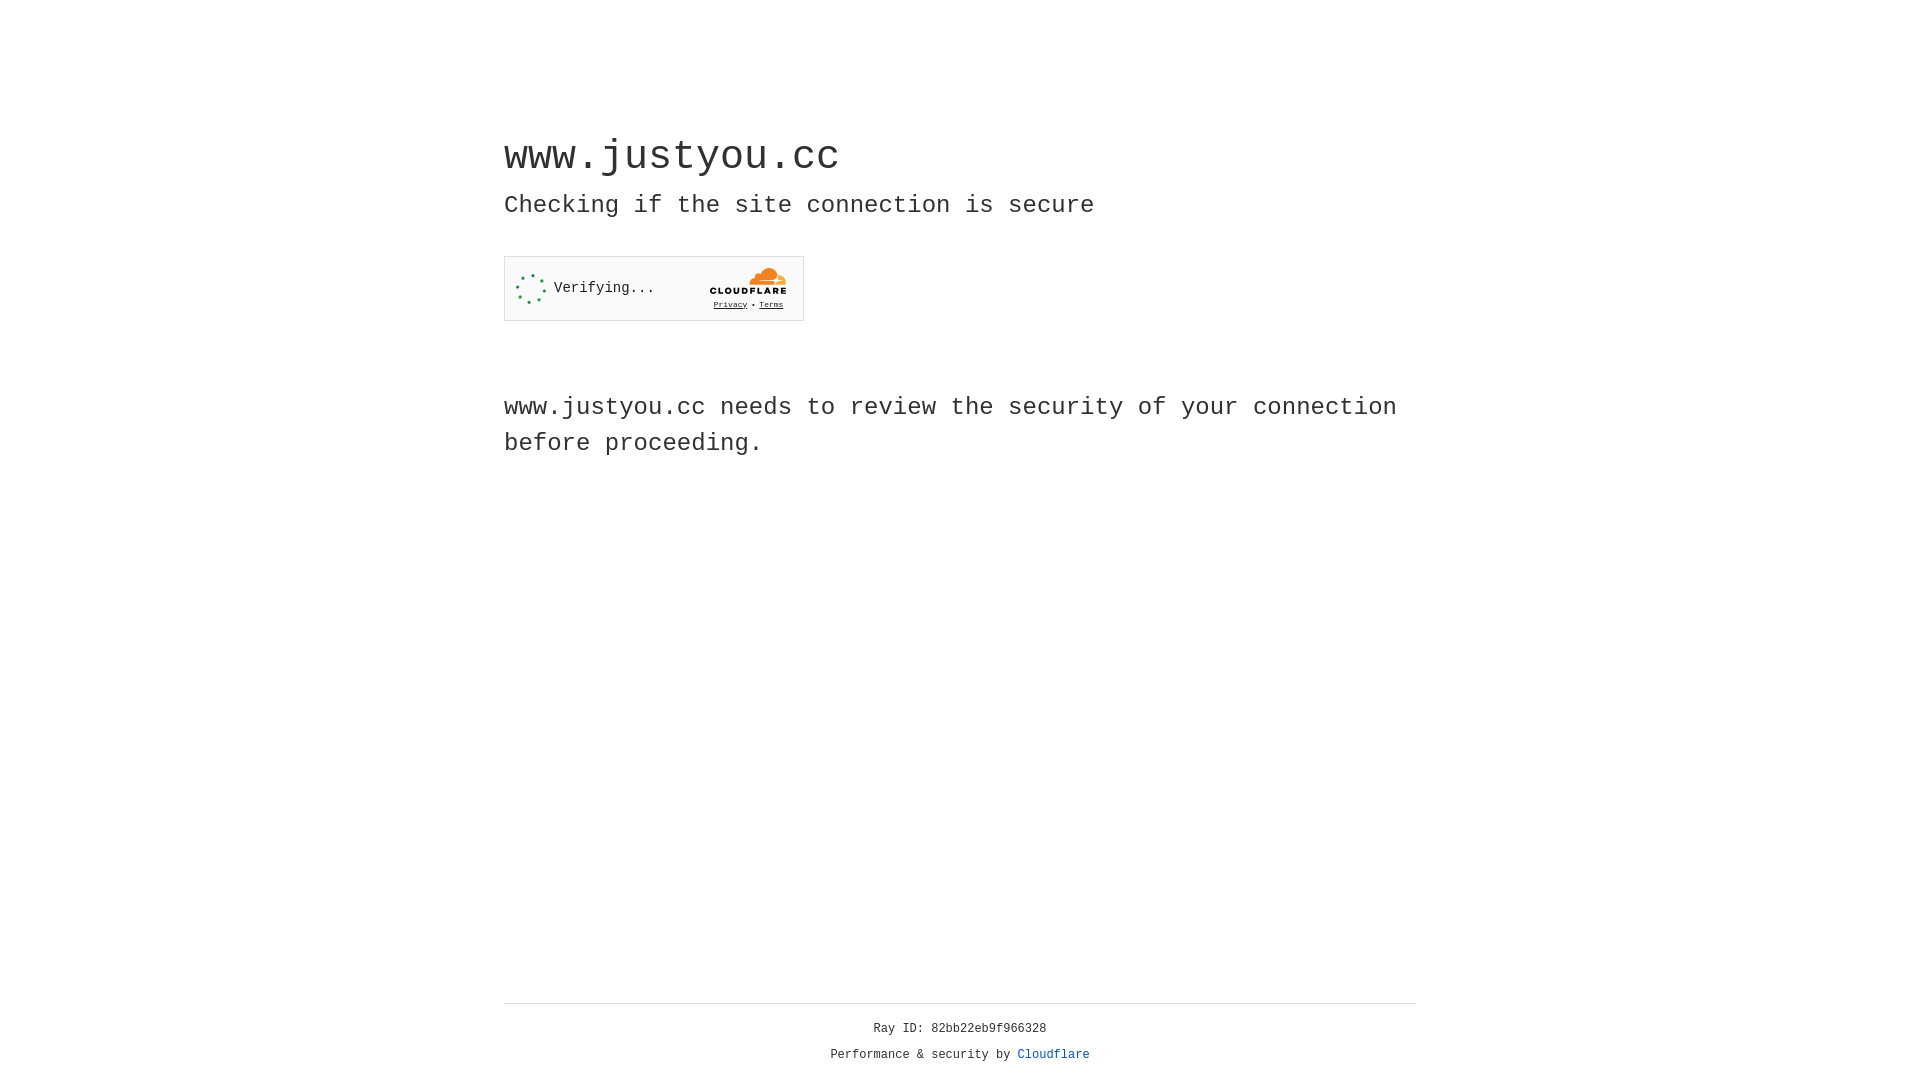  Describe the element at coordinates (1053, 1054) in the screenshot. I see `'Cloudflare'` at that location.